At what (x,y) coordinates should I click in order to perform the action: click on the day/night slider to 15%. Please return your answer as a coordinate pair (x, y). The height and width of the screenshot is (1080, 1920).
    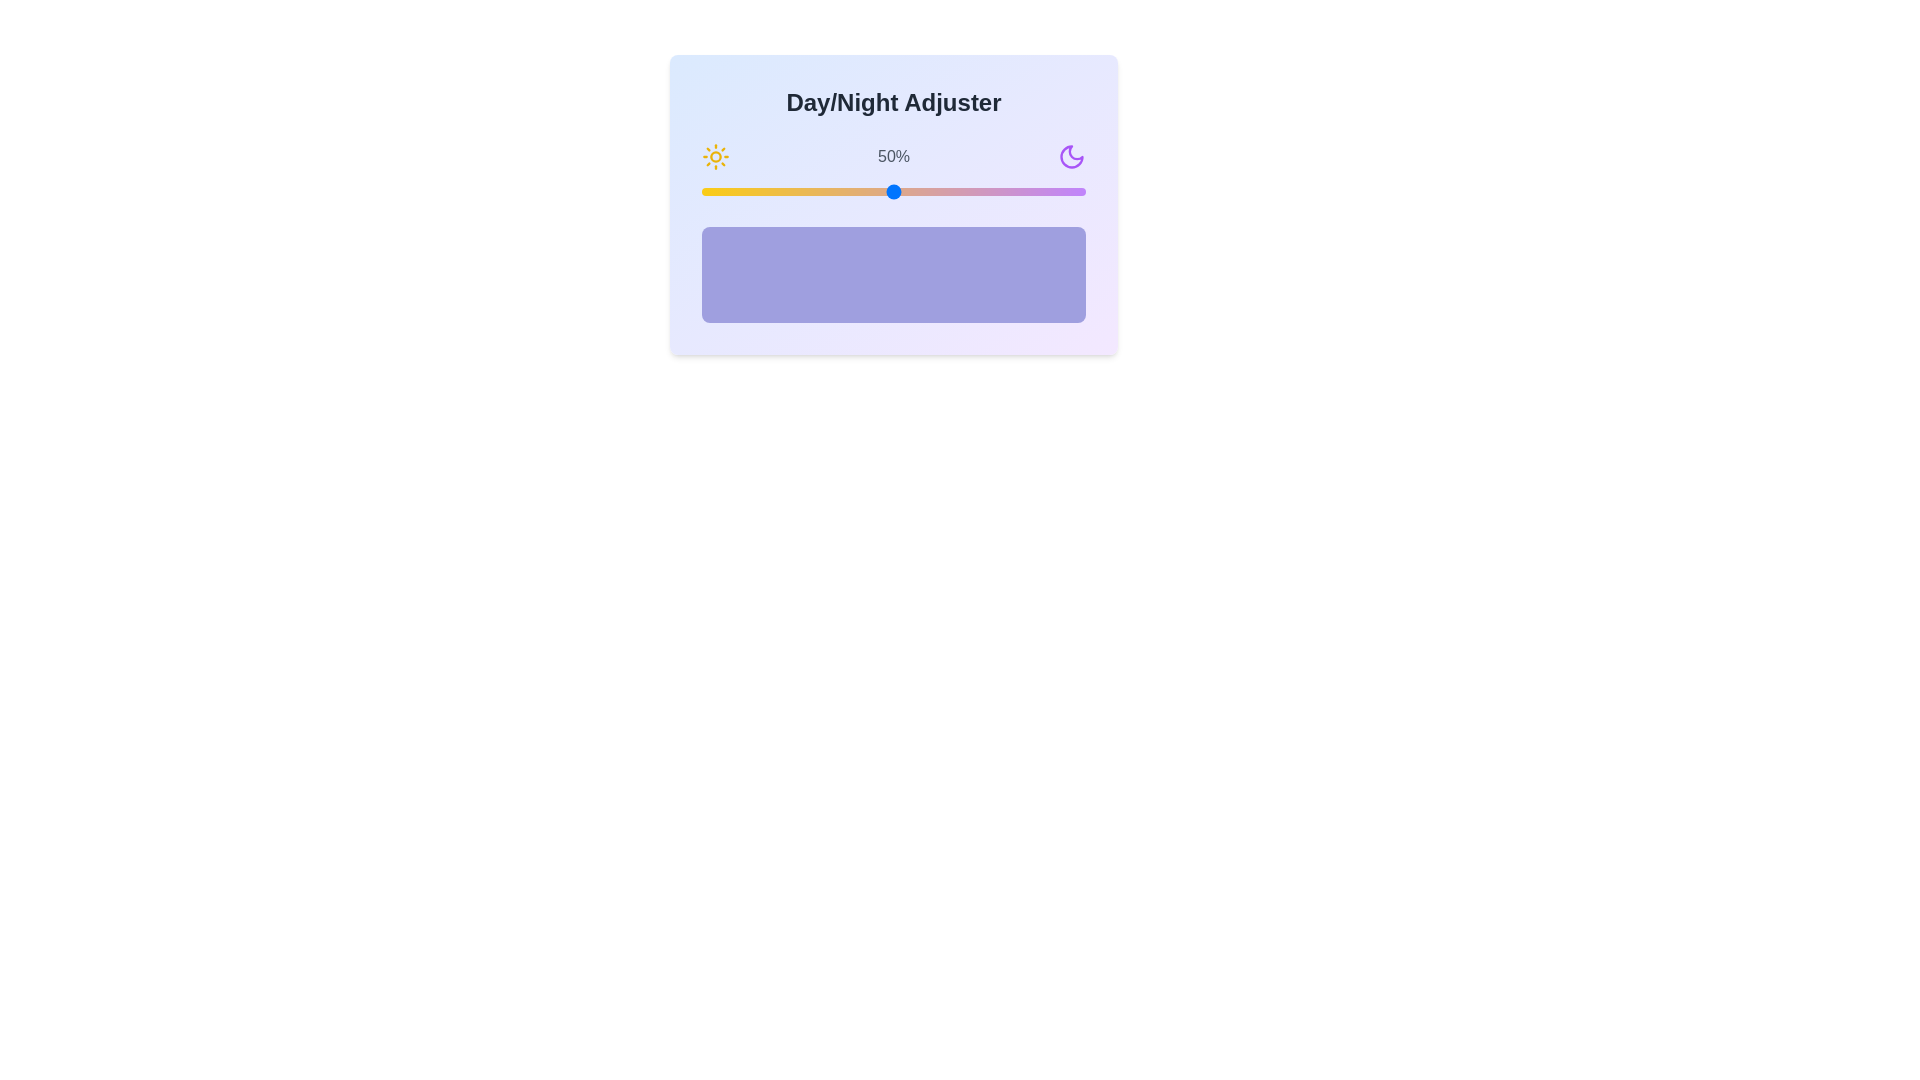
    Looking at the image, I should click on (758, 192).